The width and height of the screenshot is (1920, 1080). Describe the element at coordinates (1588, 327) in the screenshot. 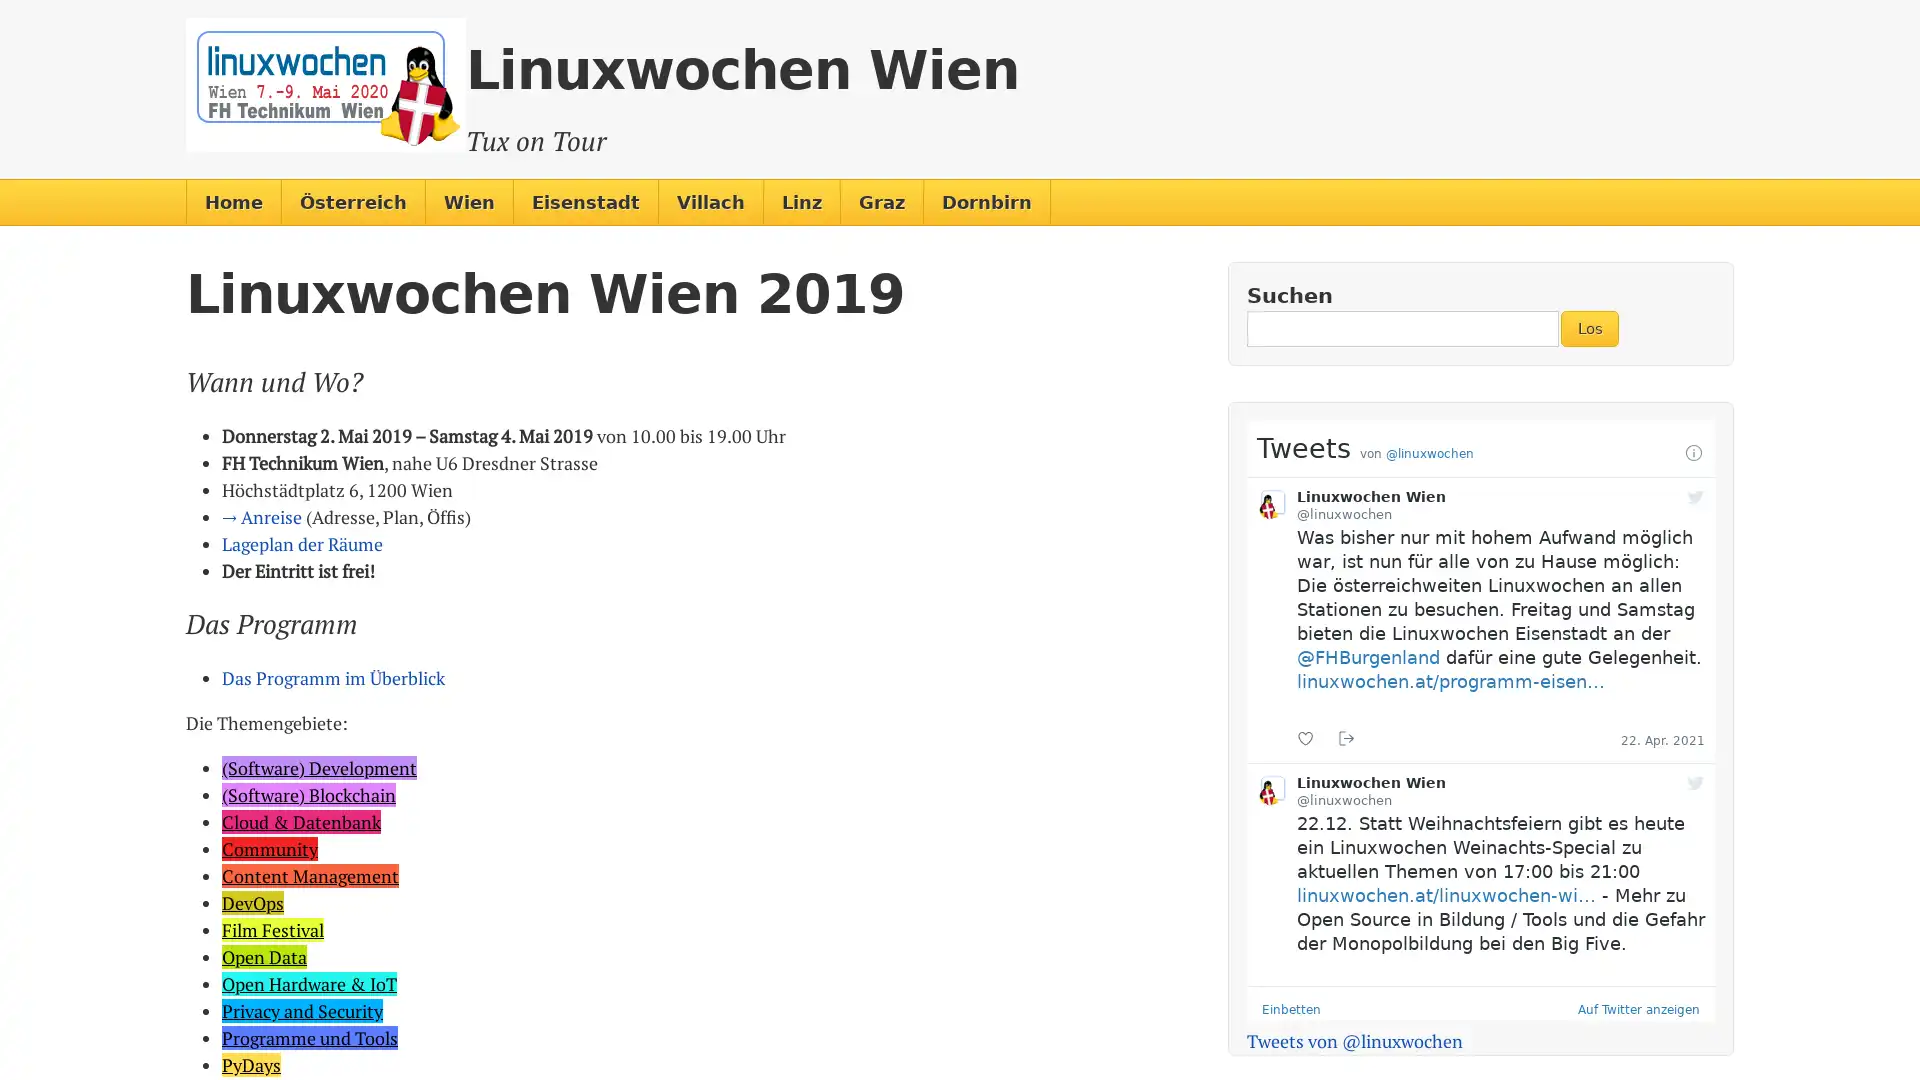

I see `Los` at that location.